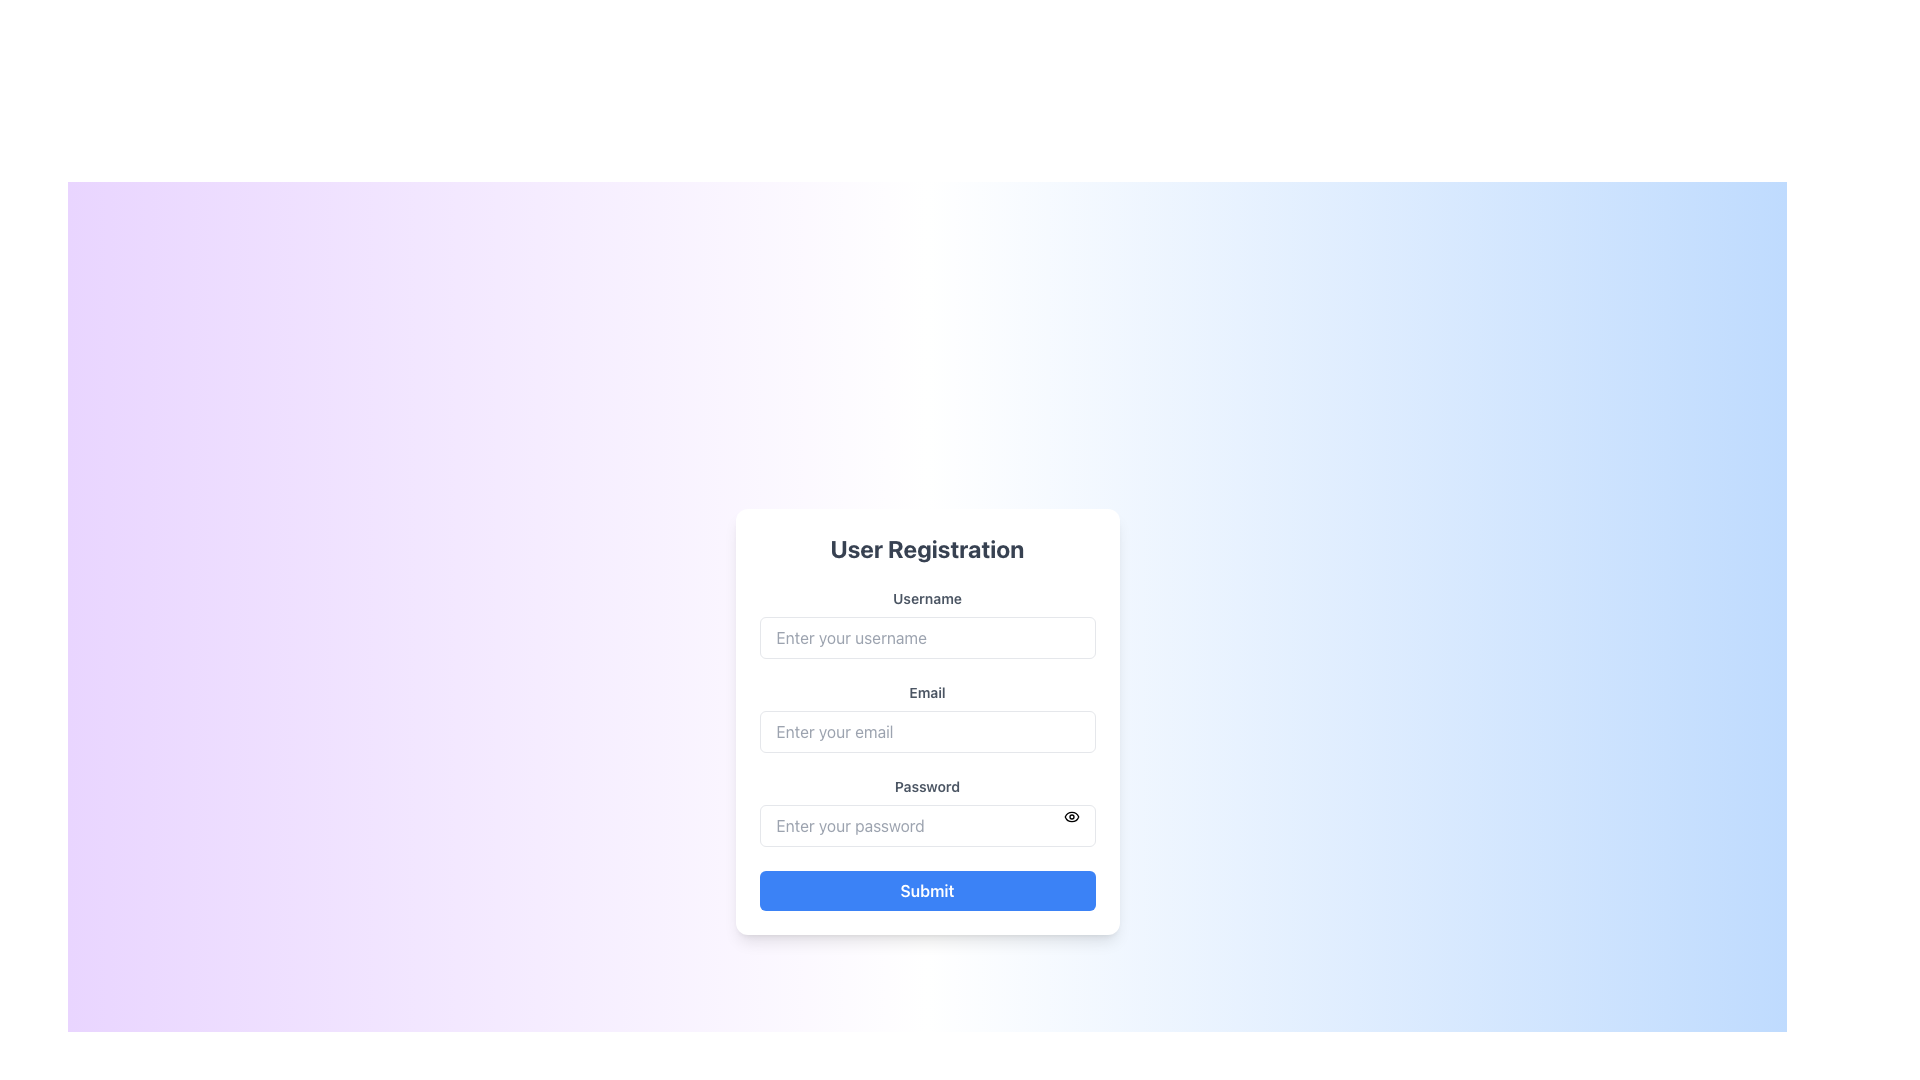 This screenshot has width=1920, height=1080. Describe the element at coordinates (926, 785) in the screenshot. I see `text of the label that identifies the password input field in the user registration form, which is positioned directly above the password input field` at that location.